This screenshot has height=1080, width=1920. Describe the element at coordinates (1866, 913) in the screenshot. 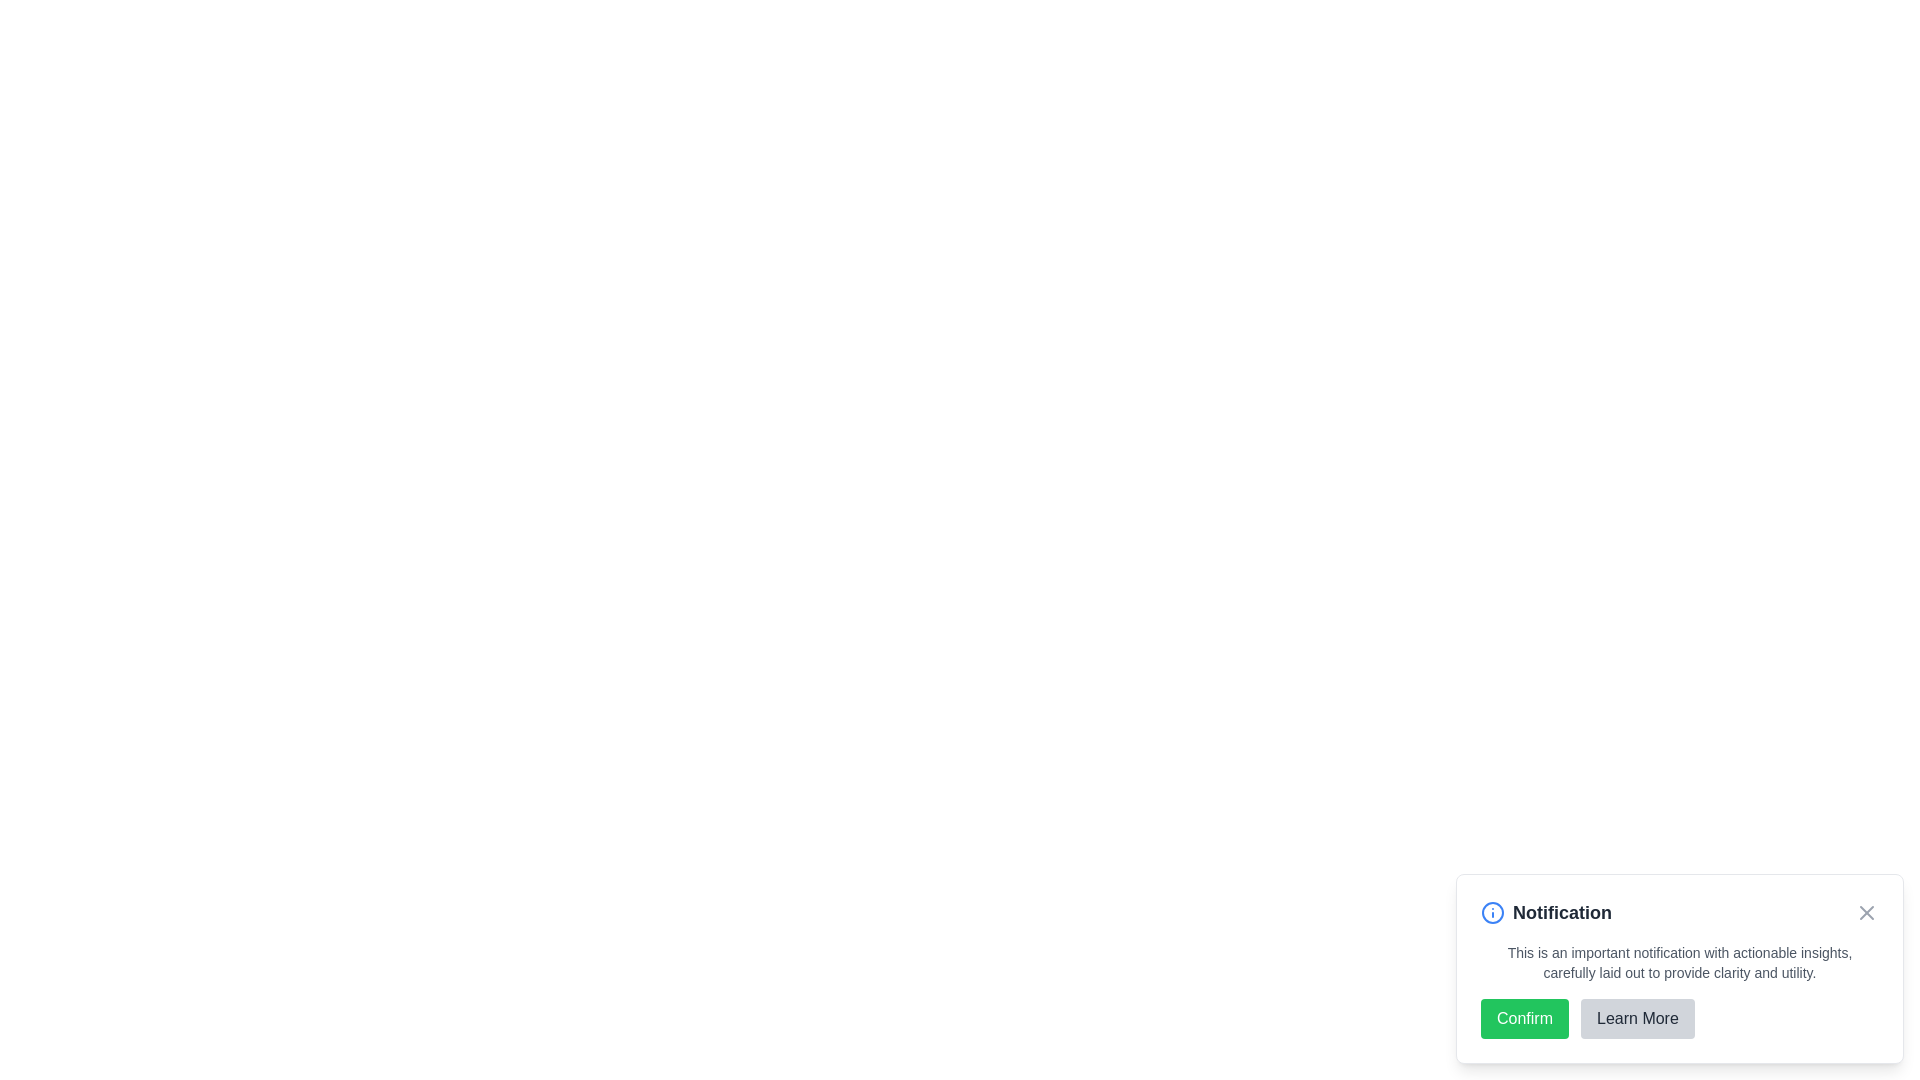

I see `the 'X' button in the top-right corner of the notification box` at that location.